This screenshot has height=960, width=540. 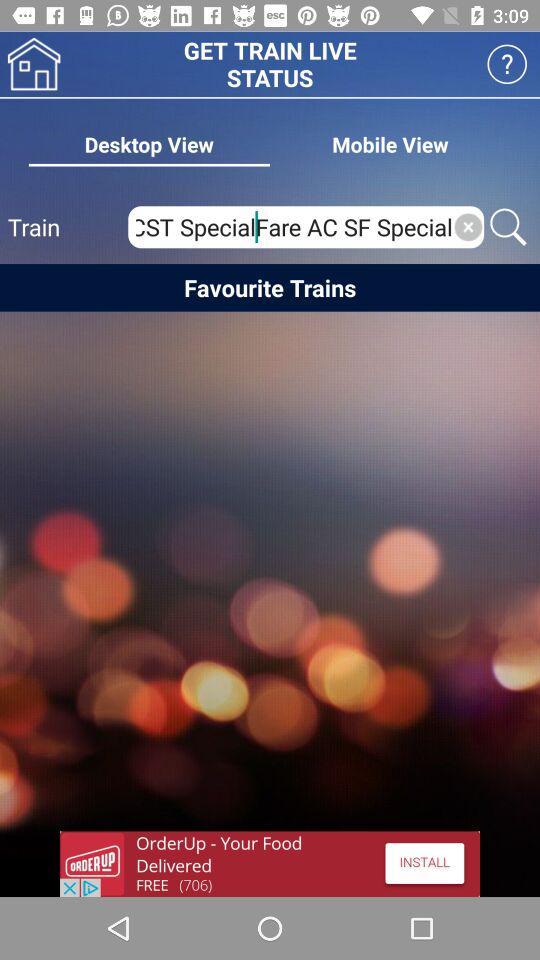 What do you see at coordinates (508, 227) in the screenshot?
I see `the search icon` at bounding box center [508, 227].